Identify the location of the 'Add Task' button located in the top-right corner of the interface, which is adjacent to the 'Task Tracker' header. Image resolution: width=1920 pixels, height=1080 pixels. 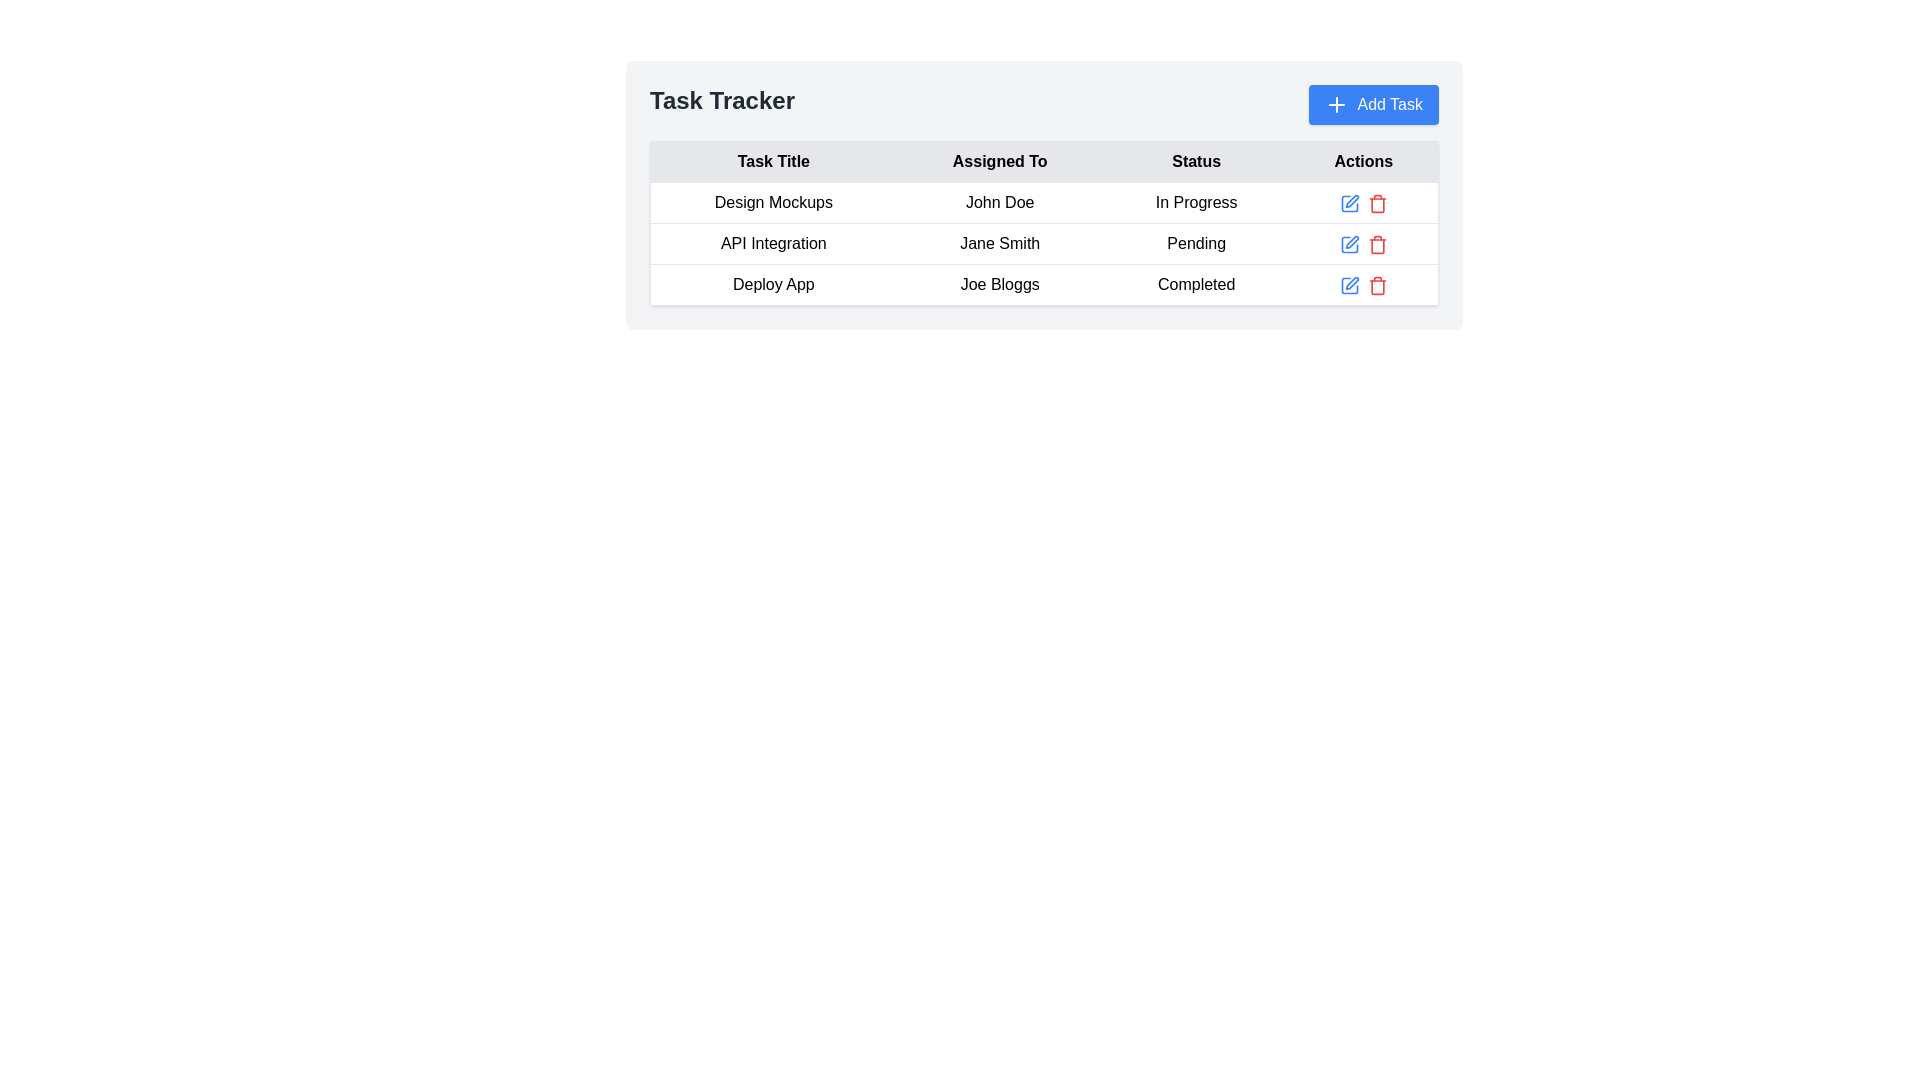
(1372, 104).